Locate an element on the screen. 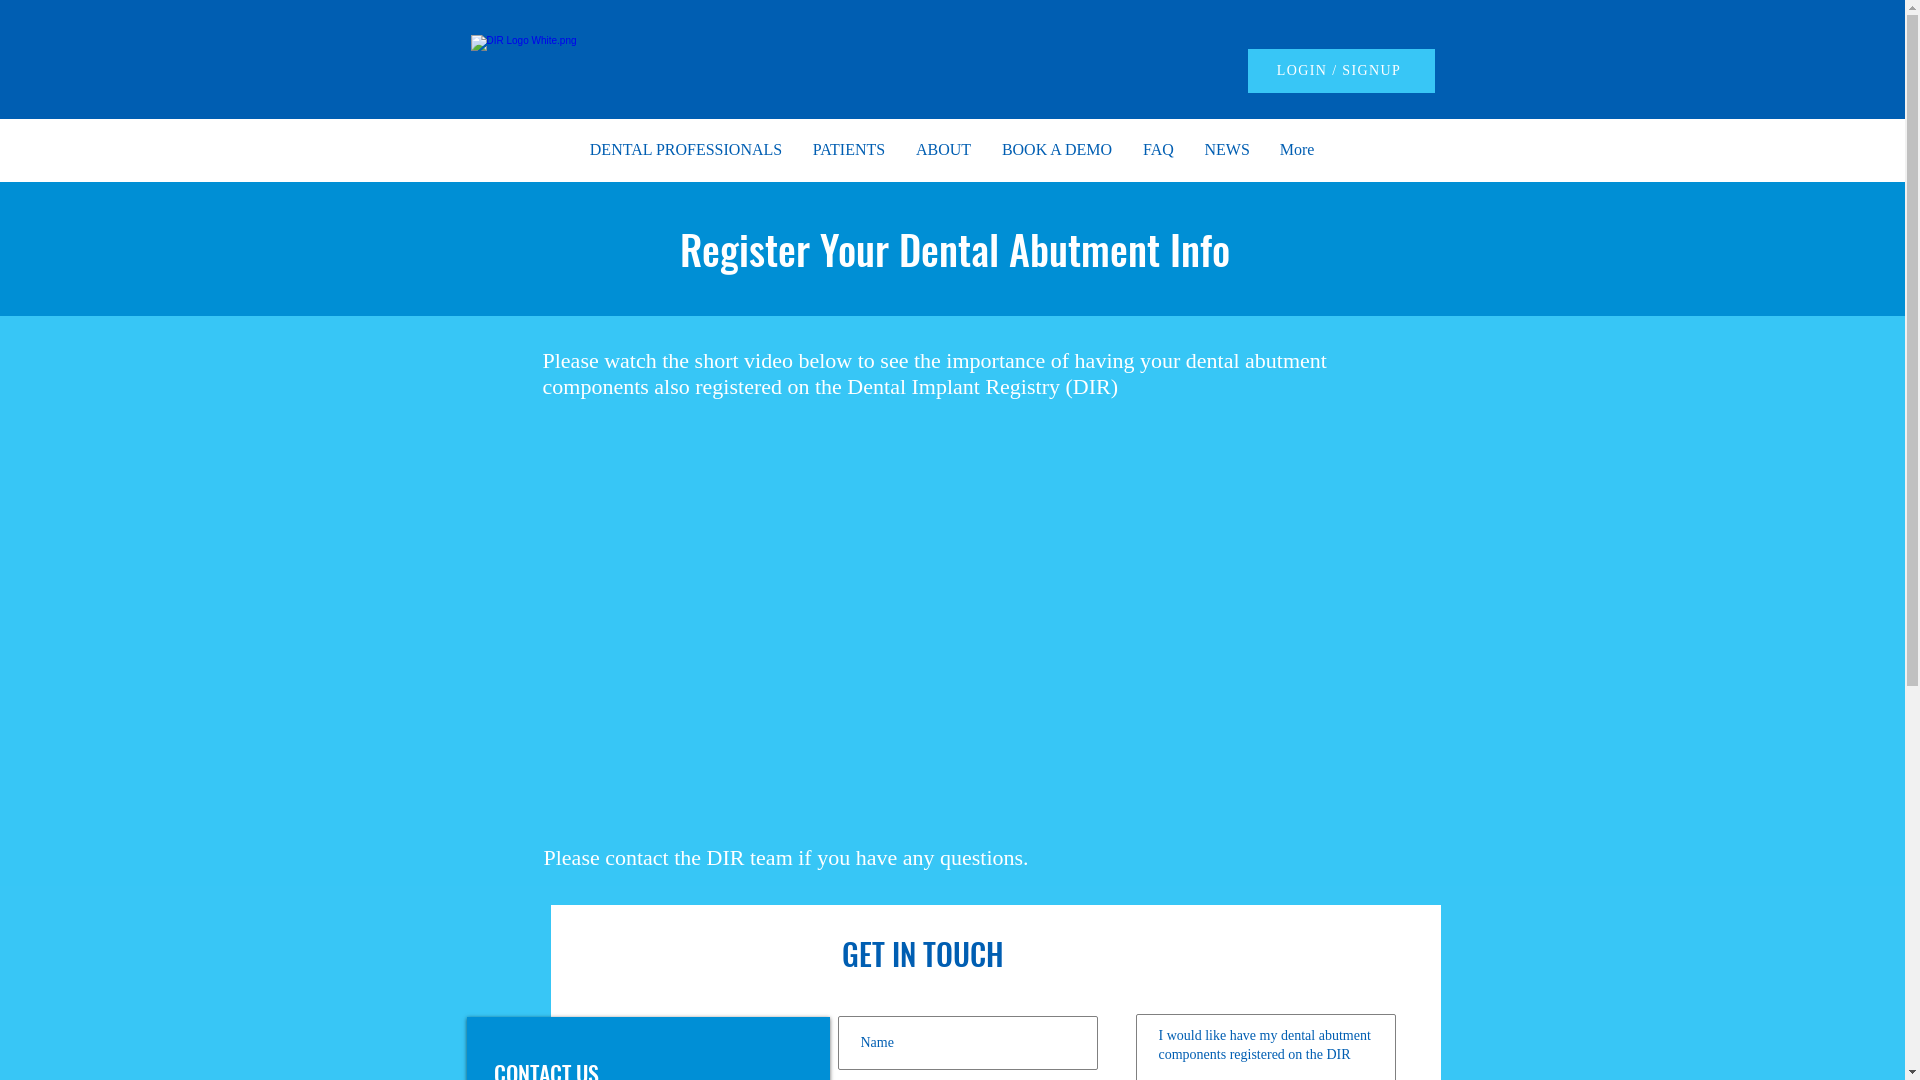 The height and width of the screenshot is (1080, 1920). 'BOOK A DEMO' is located at coordinates (1055, 149).